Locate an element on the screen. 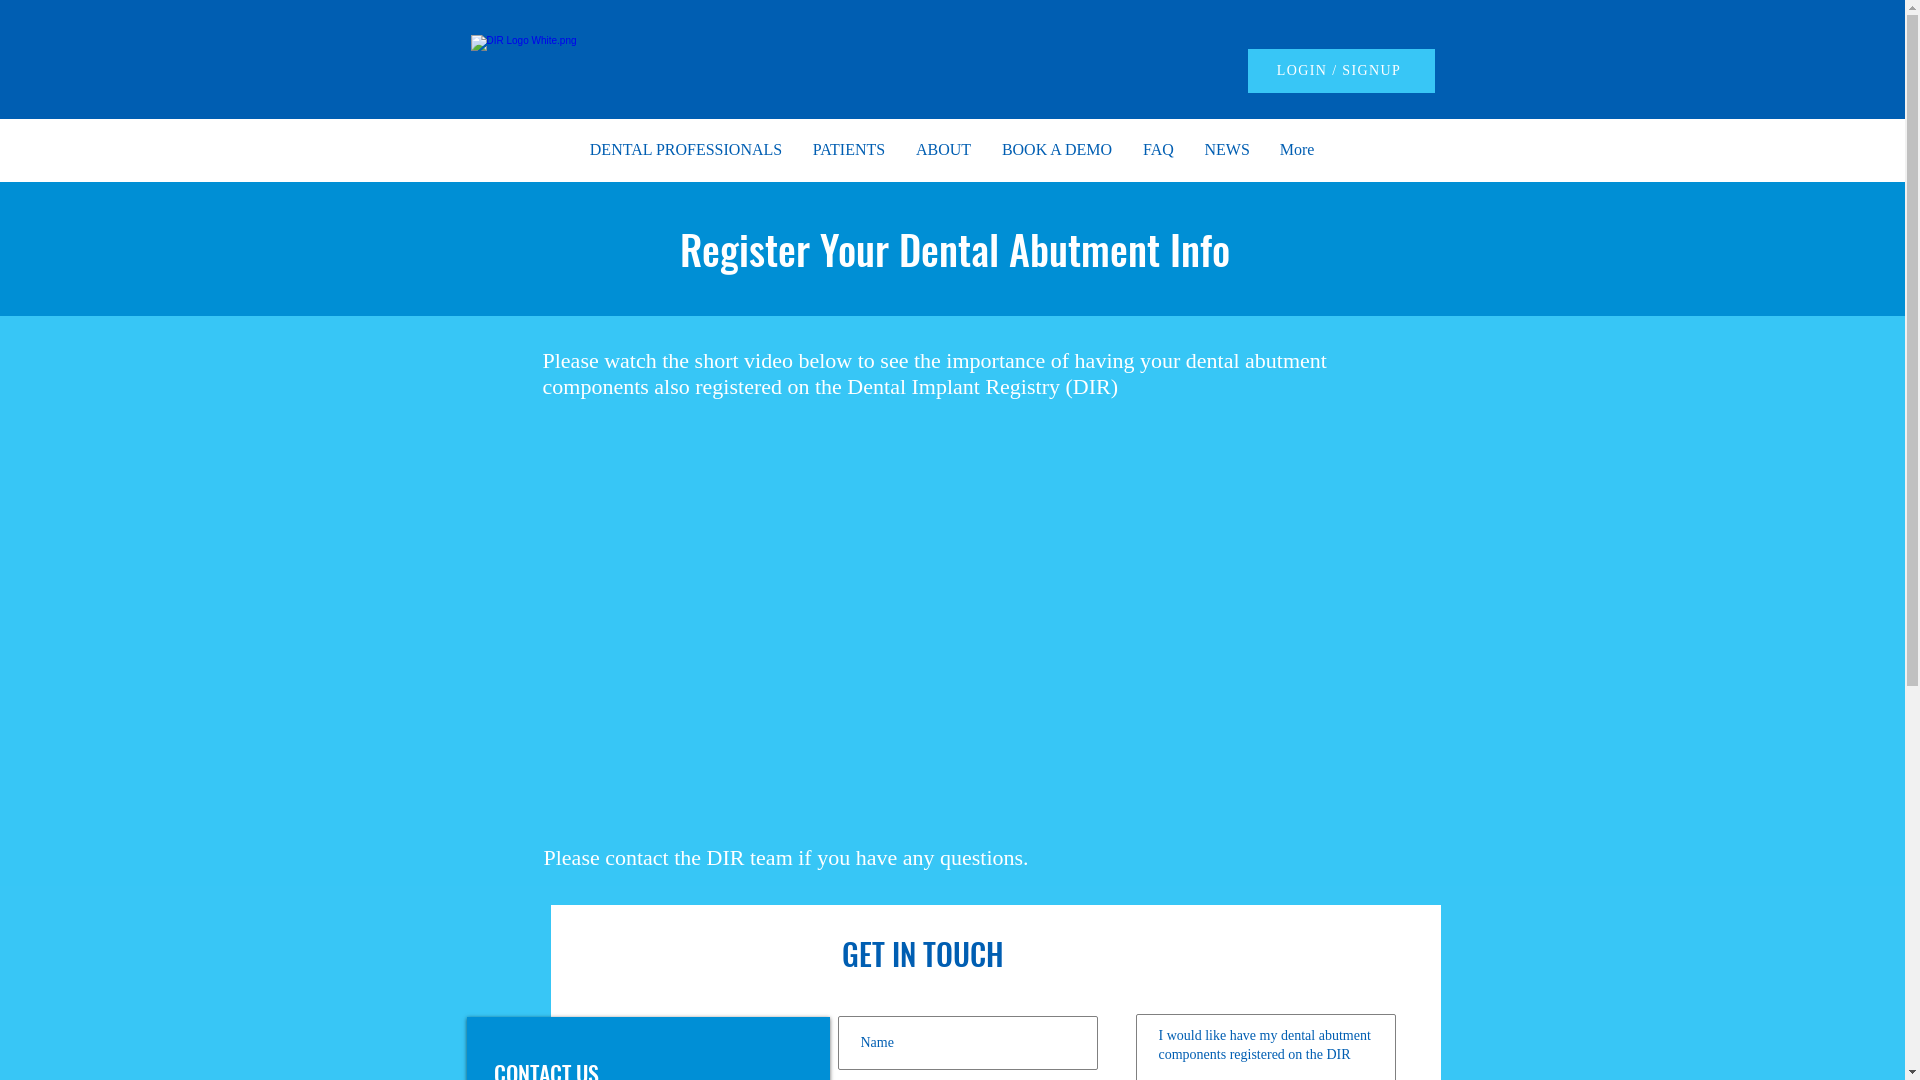 The height and width of the screenshot is (1080, 1920). 'BOOK A DEMO' is located at coordinates (1055, 149).